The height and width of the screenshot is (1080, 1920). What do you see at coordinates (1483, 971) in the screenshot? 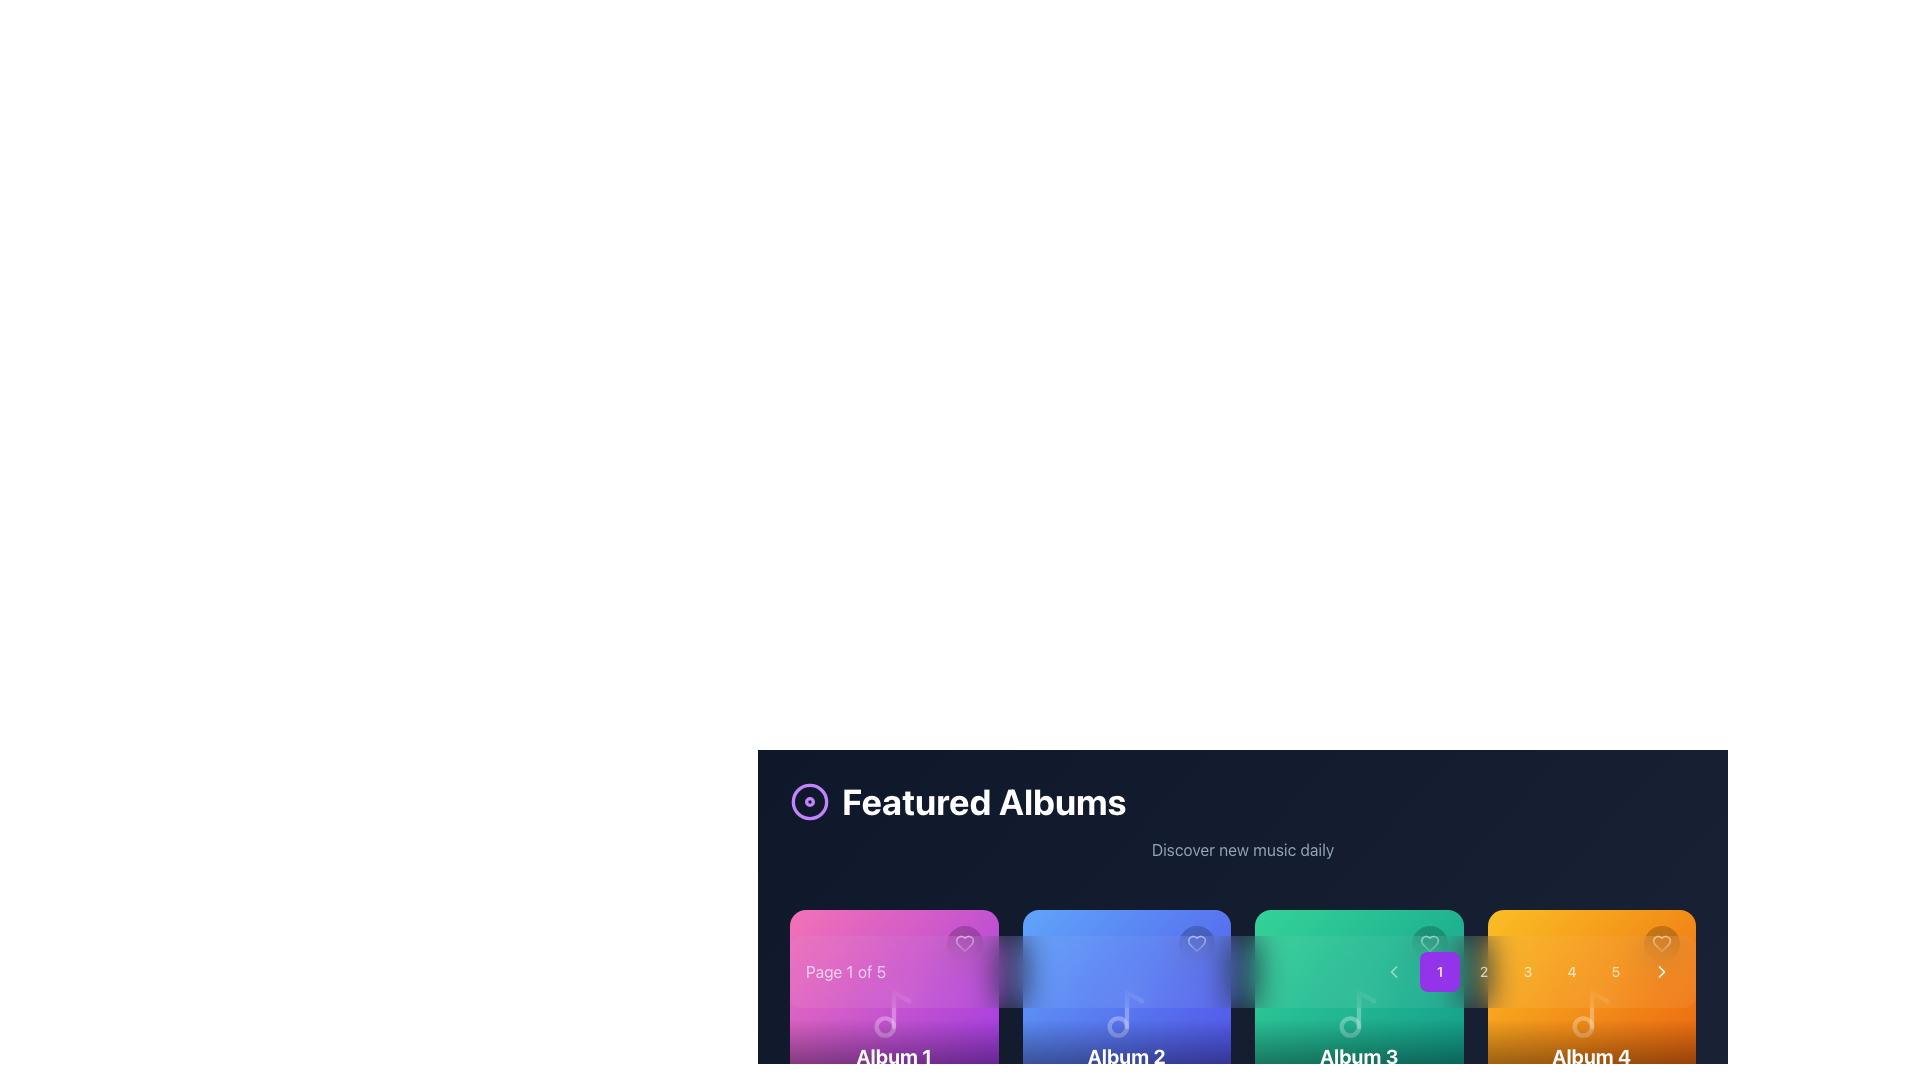
I see `the circular button labeled '2'` at bounding box center [1483, 971].